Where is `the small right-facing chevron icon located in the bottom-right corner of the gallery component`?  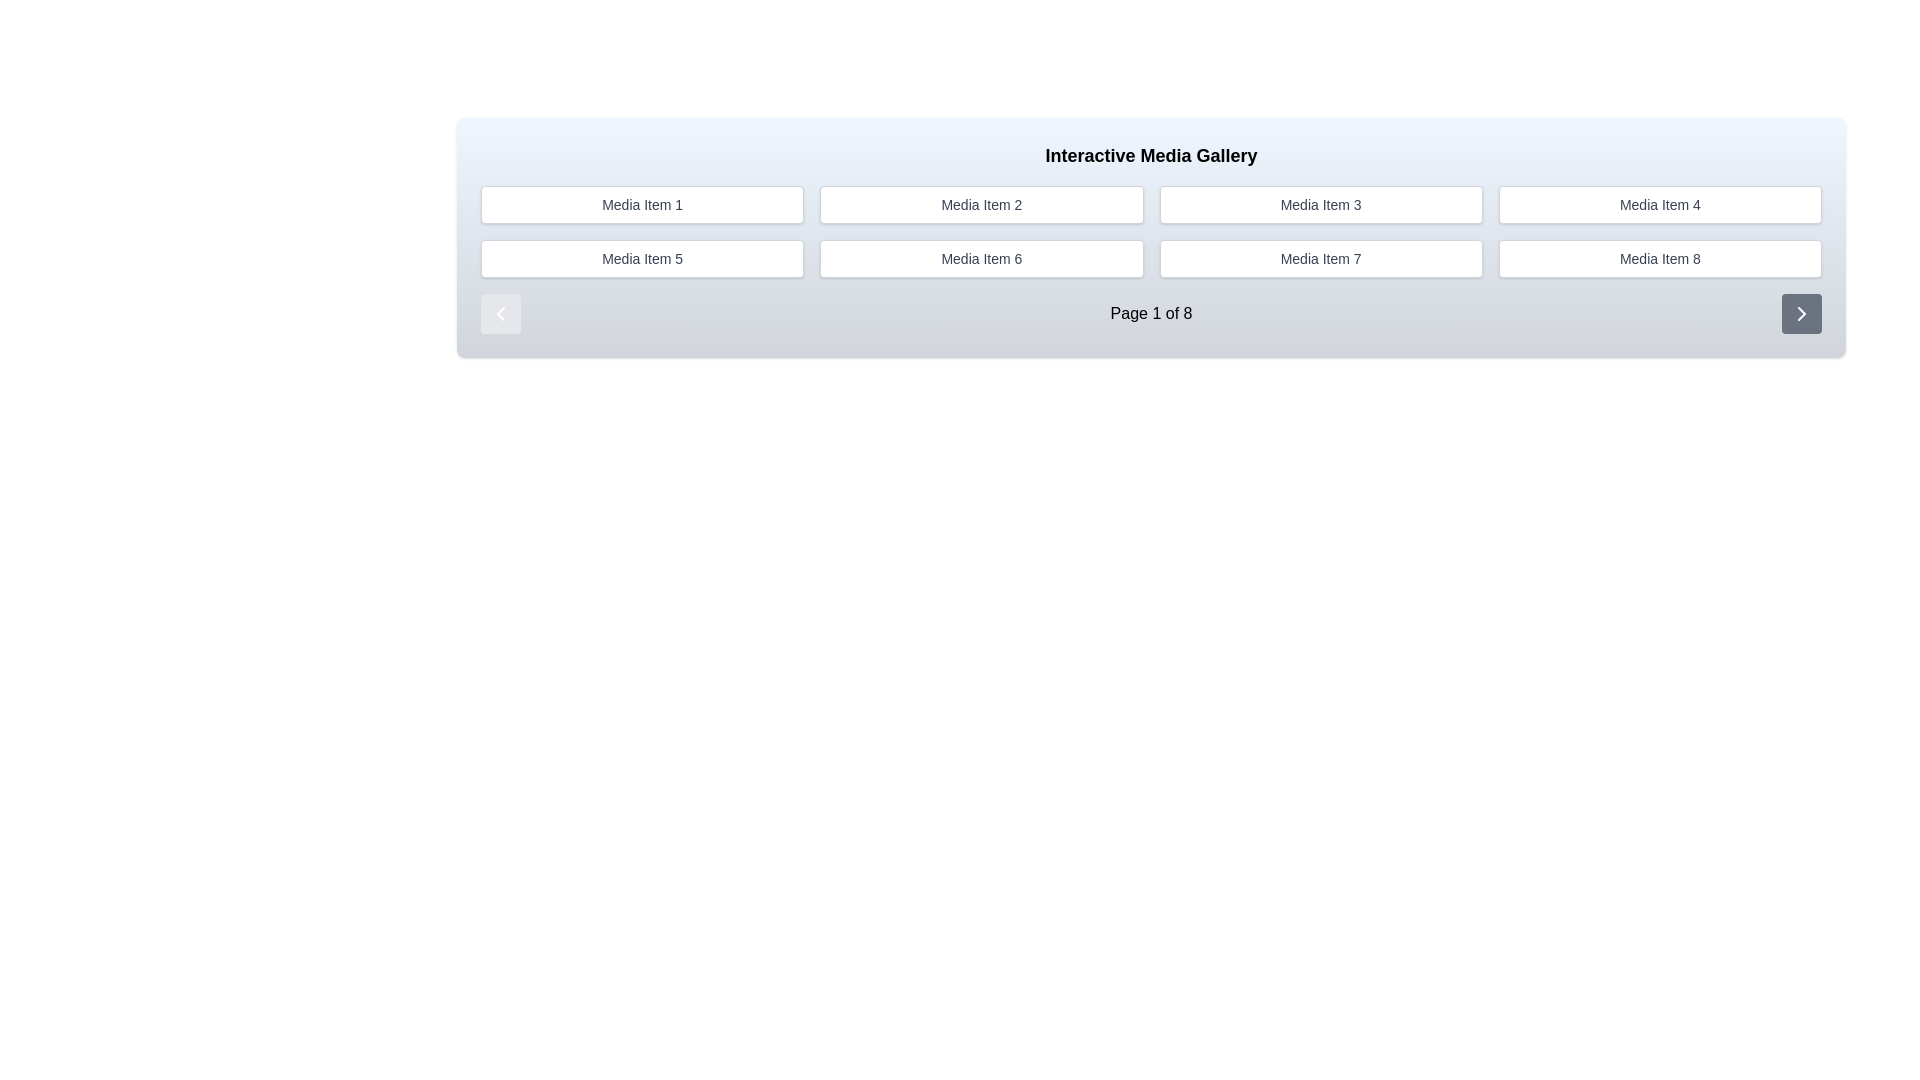 the small right-facing chevron icon located in the bottom-right corner of the gallery component is located at coordinates (1801, 313).